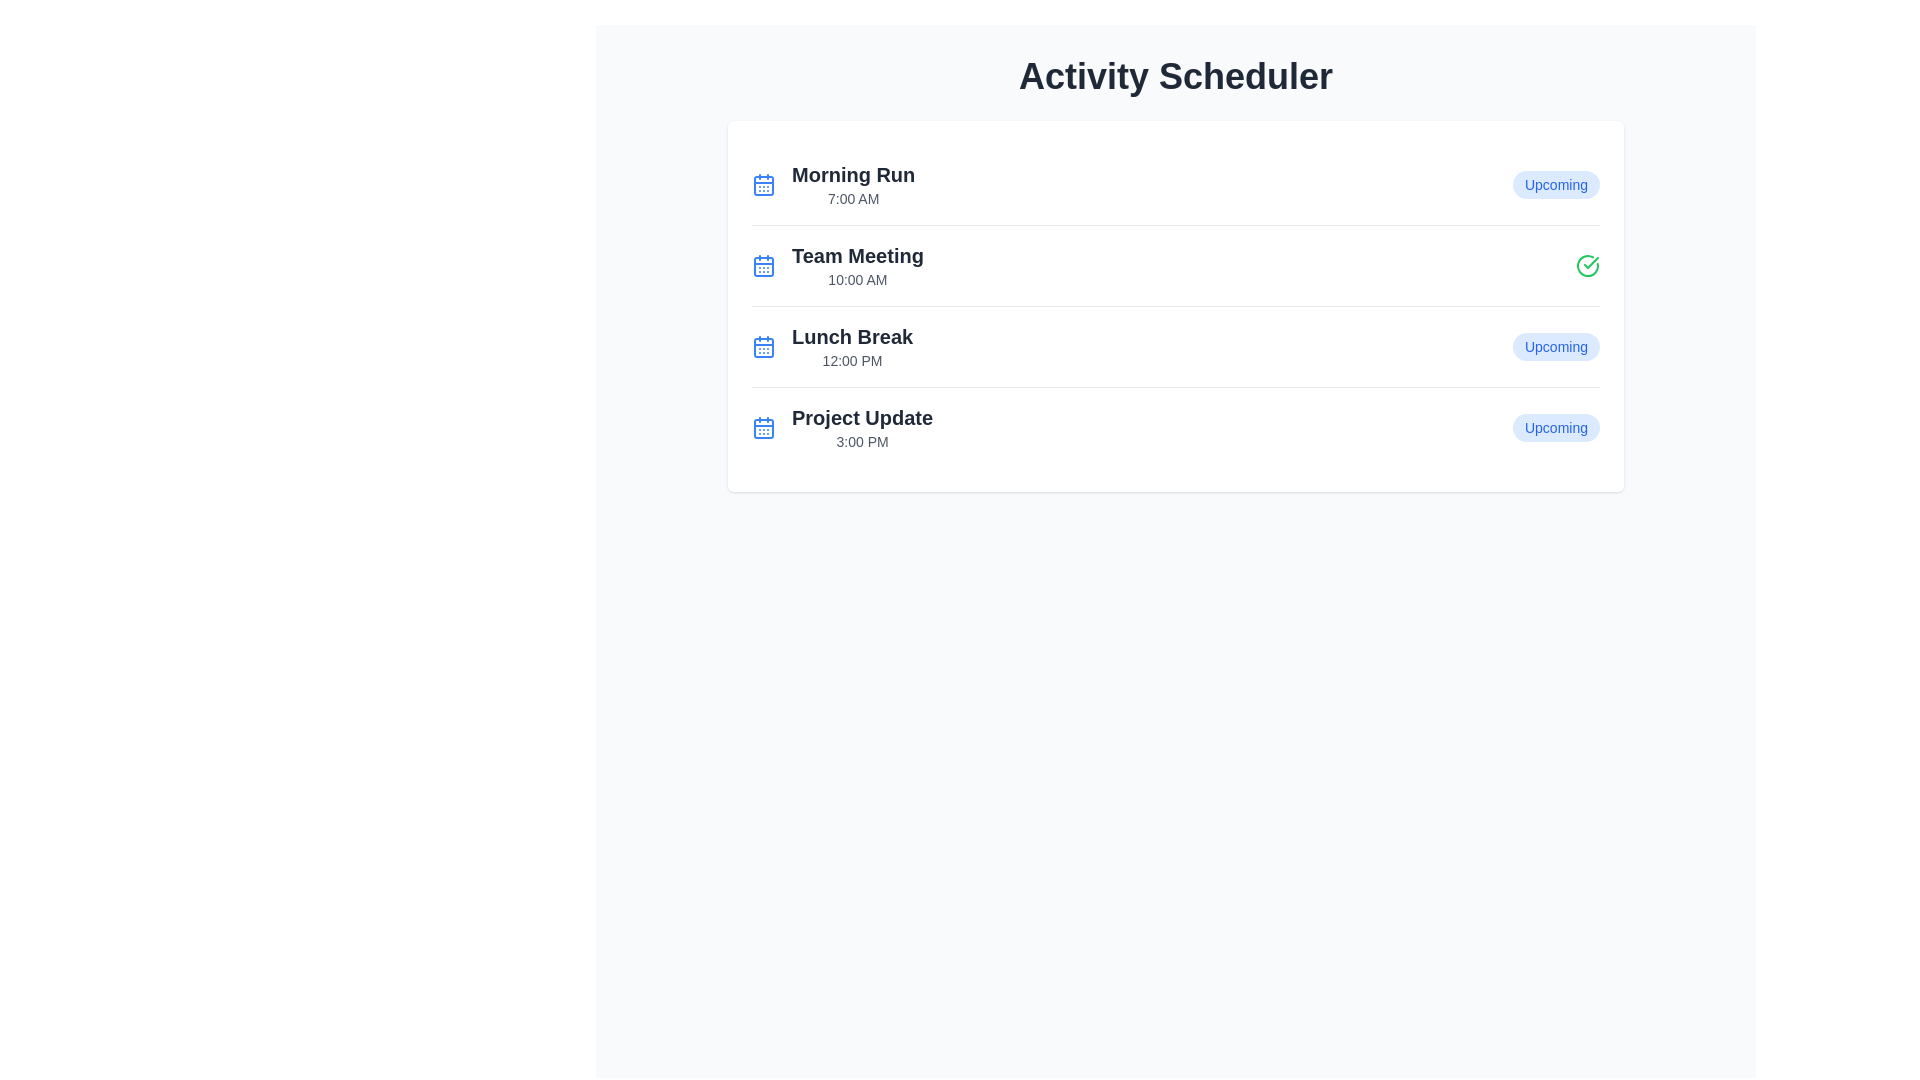  What do you see at coordinates (1176, 265) in the screenshot?
I see `the second list item entry for scheduling, which displays the title and time of the event, located between 'Morning Run' and 'Lunch Break'` at bounding box center [1176, 265].